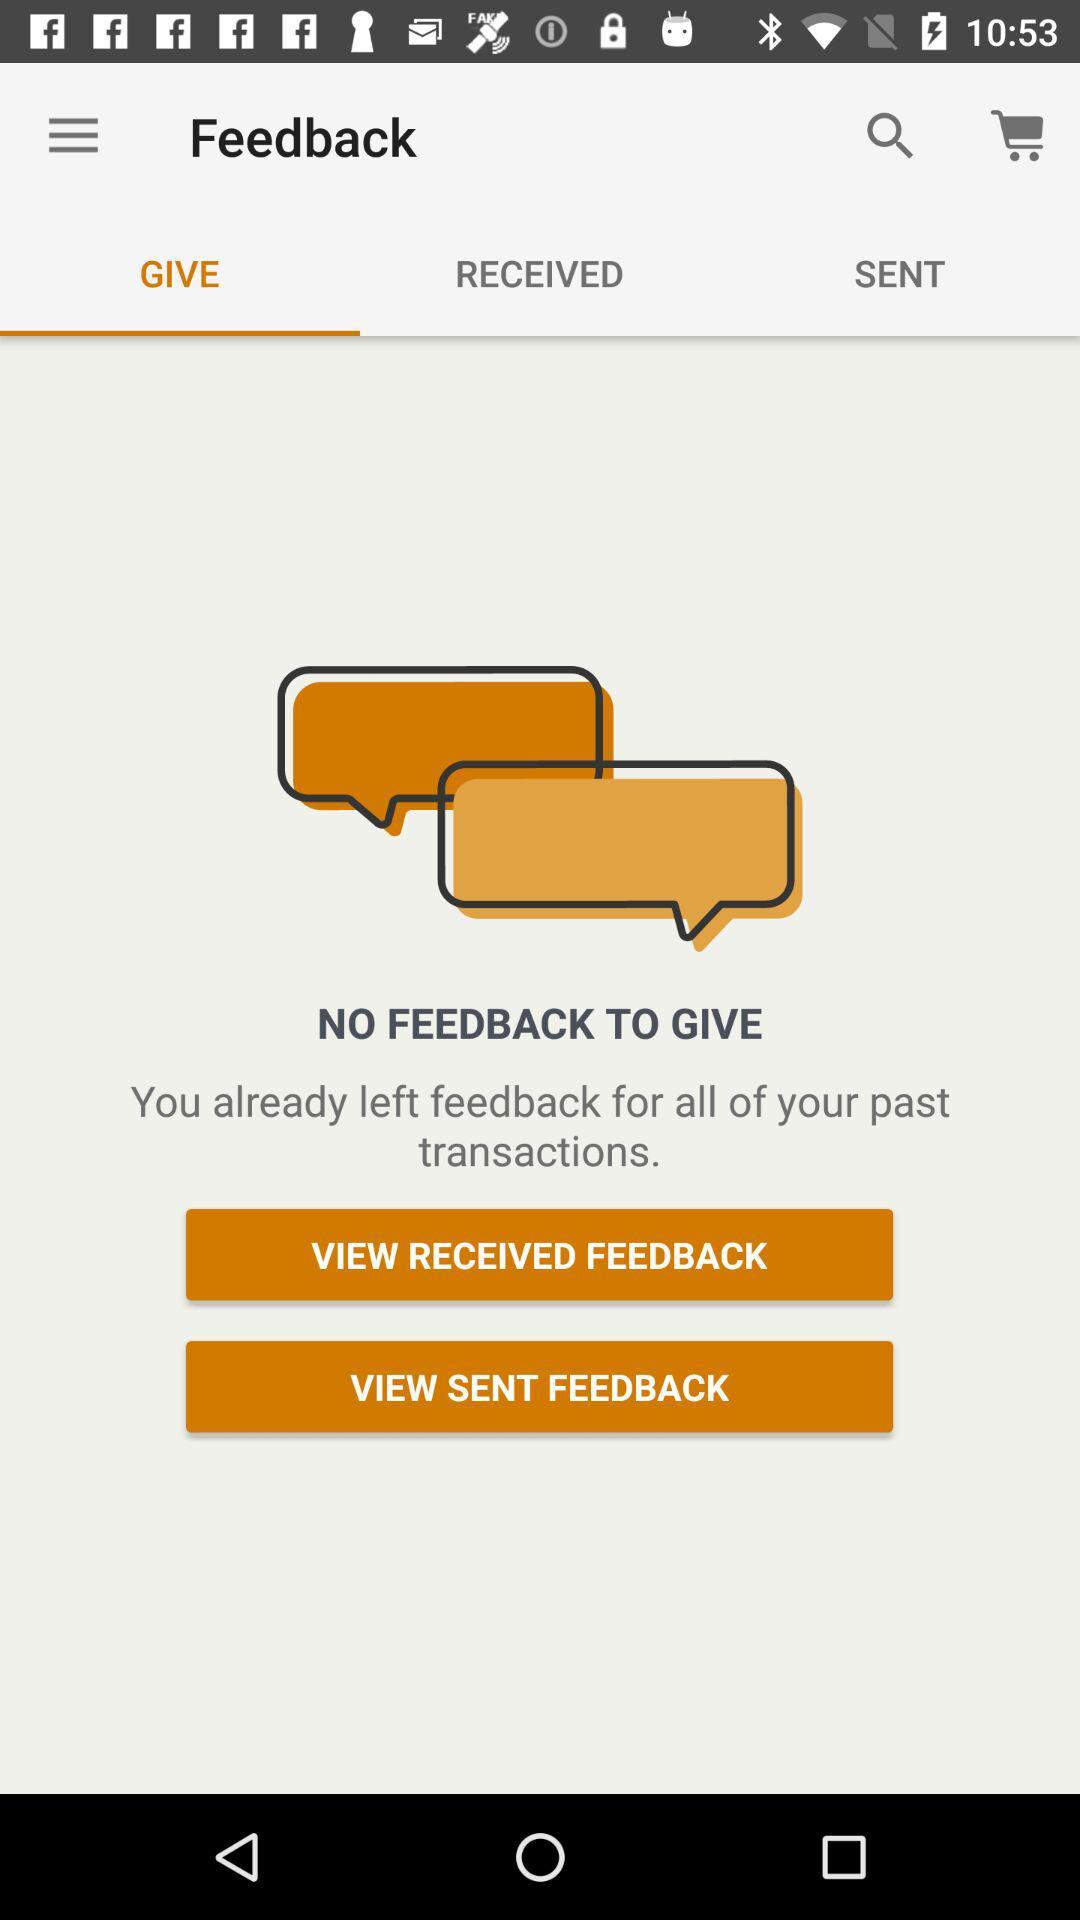 Image resolution: width=1080 pixels, height=1920 pixels. I want to click on icon next to feedback, so click(72, 135).